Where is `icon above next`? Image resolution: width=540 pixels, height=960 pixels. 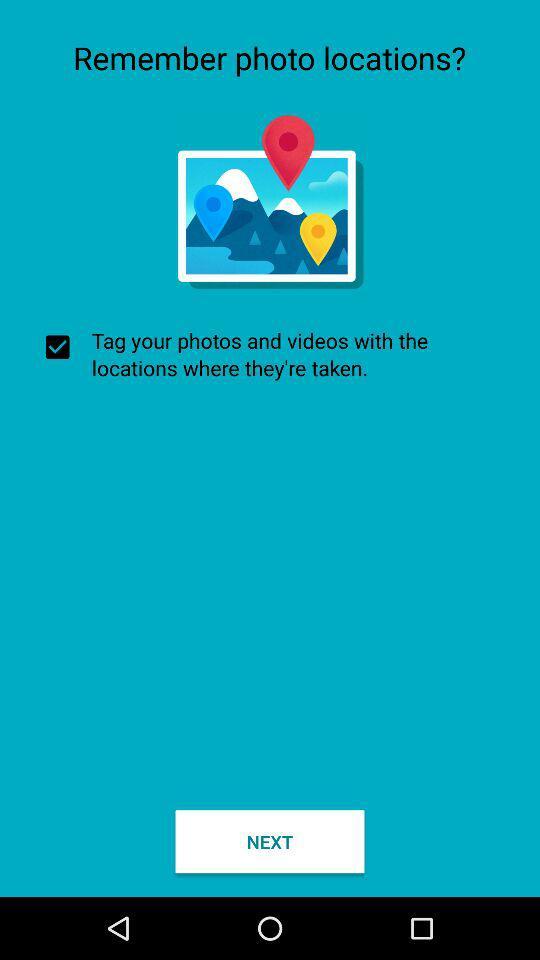
icon above next is located at coordinates (270, 354).